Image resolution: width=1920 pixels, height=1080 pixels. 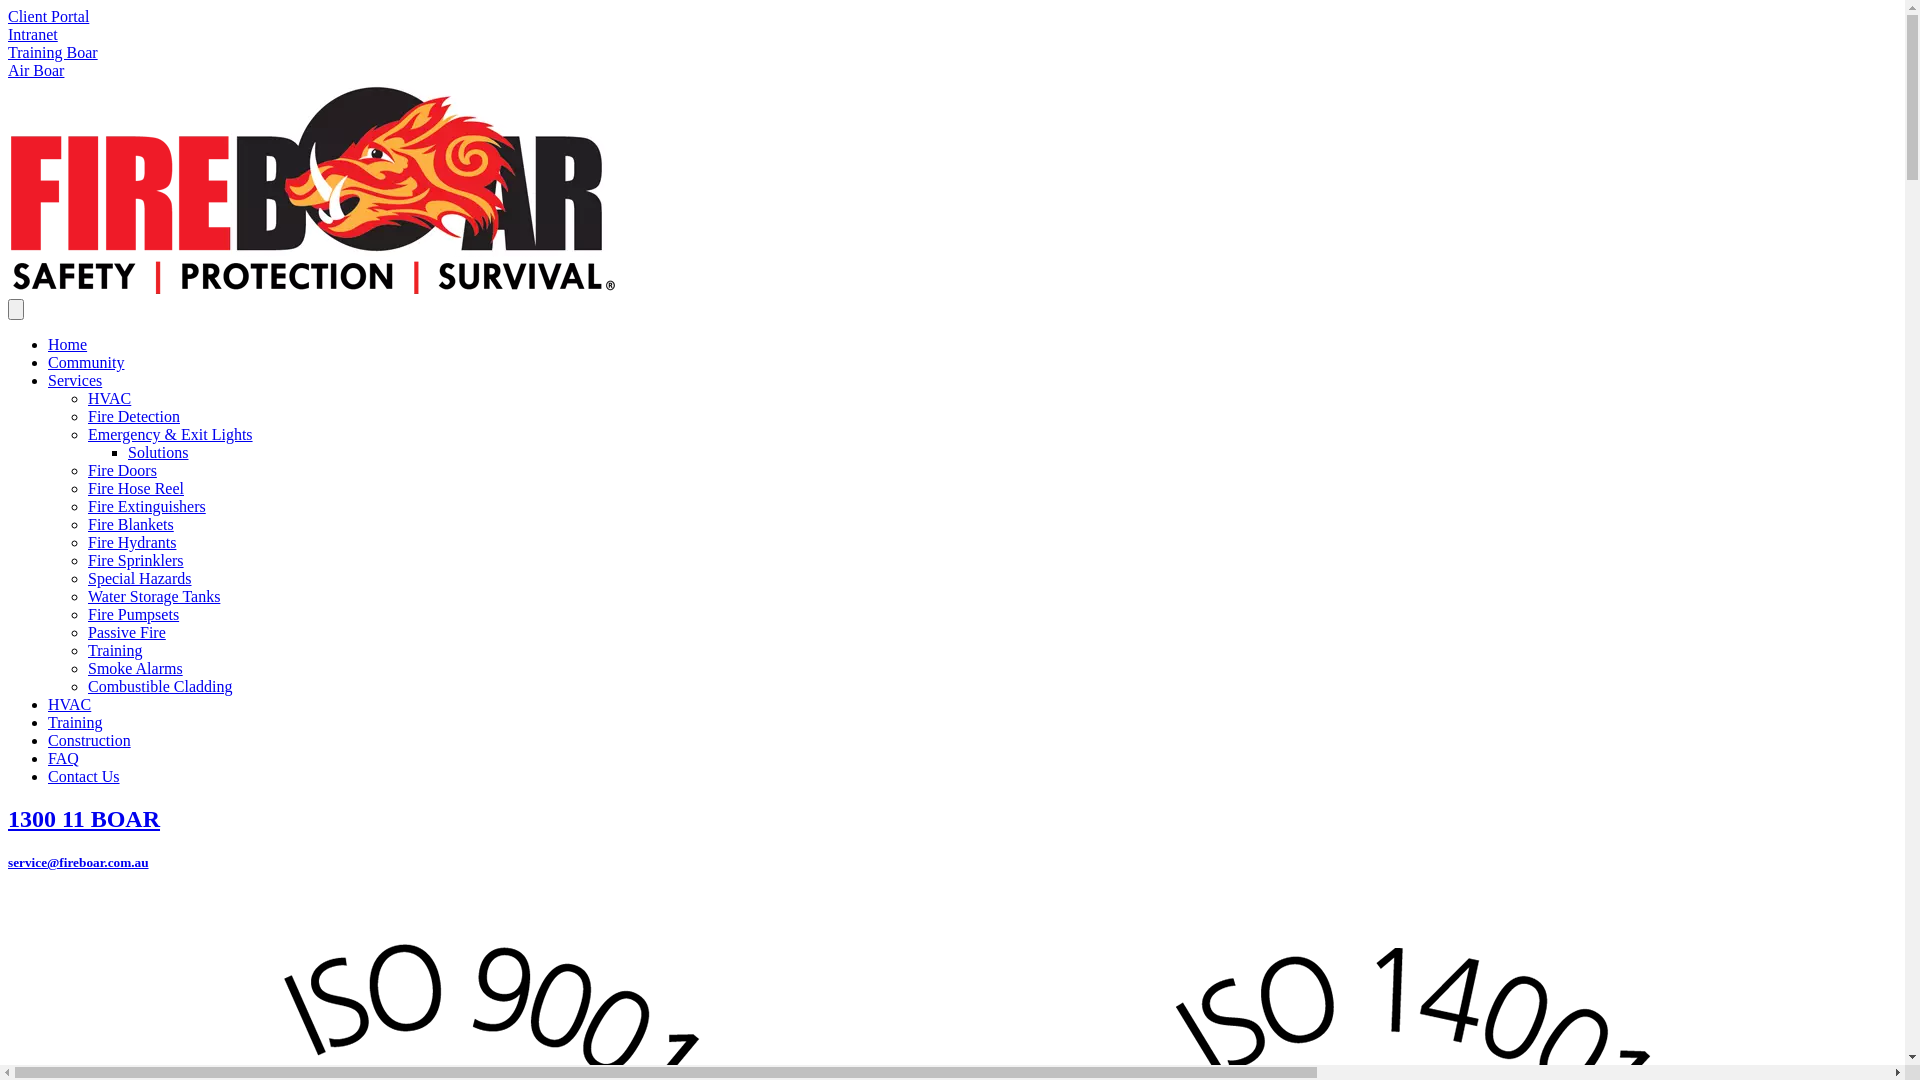 What do you see at coordinates (86, 470) in the screenshot?
I see `'Fire Doors'` at bounding box center [86, 470].